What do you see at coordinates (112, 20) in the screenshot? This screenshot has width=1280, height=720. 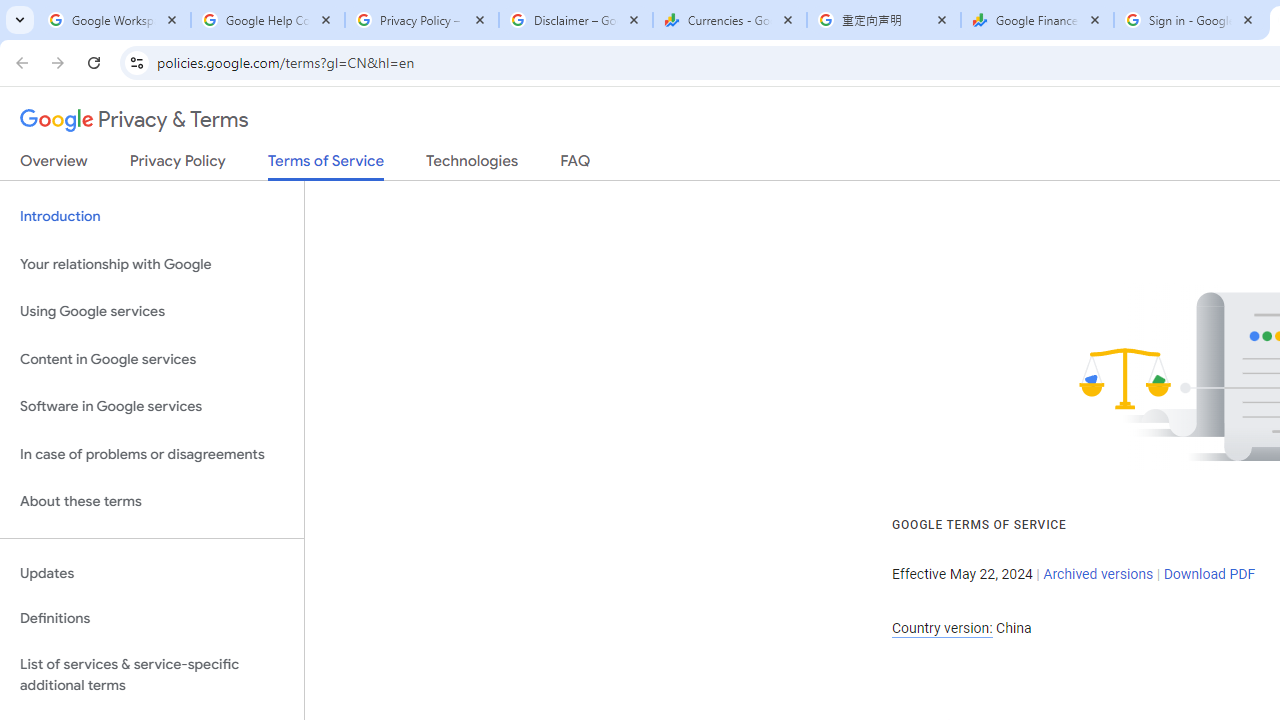 I see `'Google Workspace Admin Community'` at bounding box center [112, 20].